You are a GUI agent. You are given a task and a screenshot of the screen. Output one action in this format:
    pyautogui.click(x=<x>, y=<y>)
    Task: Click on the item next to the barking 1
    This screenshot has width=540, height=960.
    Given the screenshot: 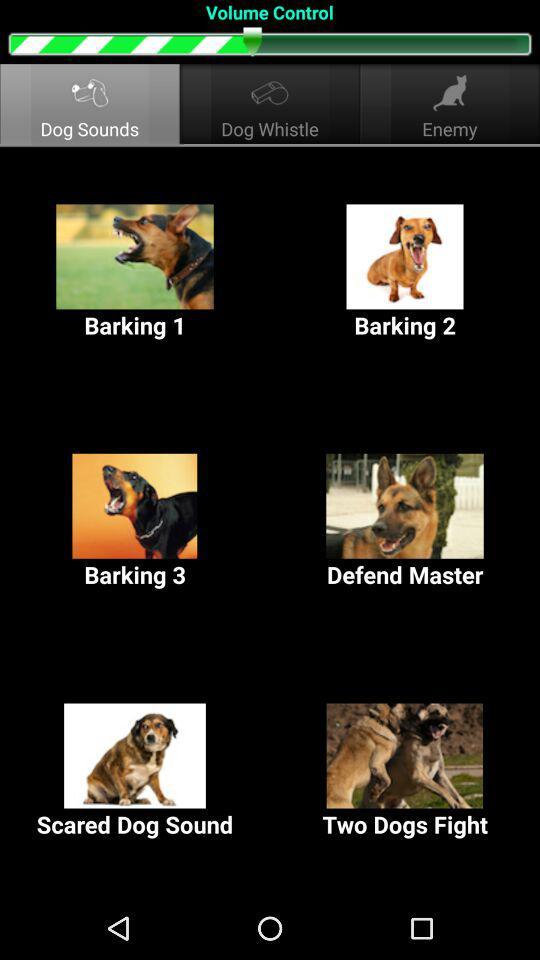 What is the action you would take?
    pyautogui.click(x=405, y=271)
    